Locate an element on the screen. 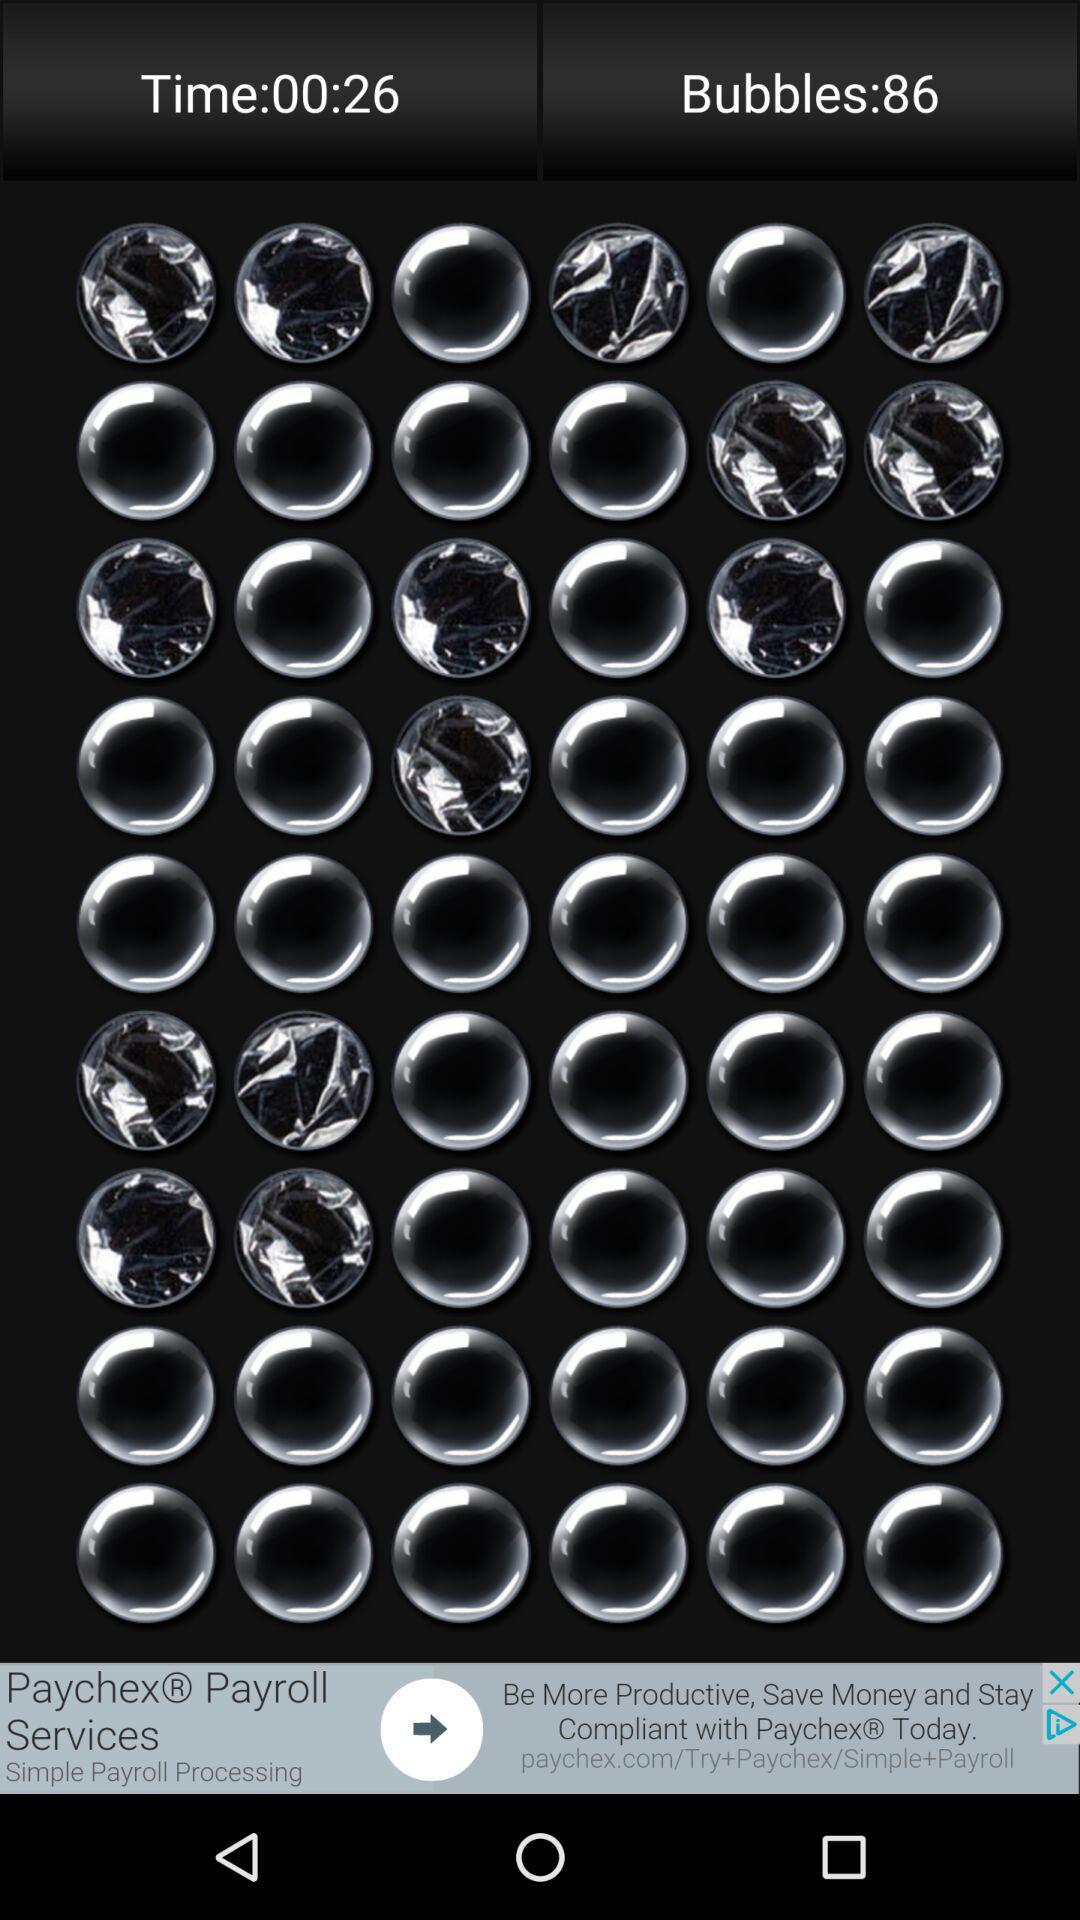  the refresh icon is located at coordinates (775, 1493).